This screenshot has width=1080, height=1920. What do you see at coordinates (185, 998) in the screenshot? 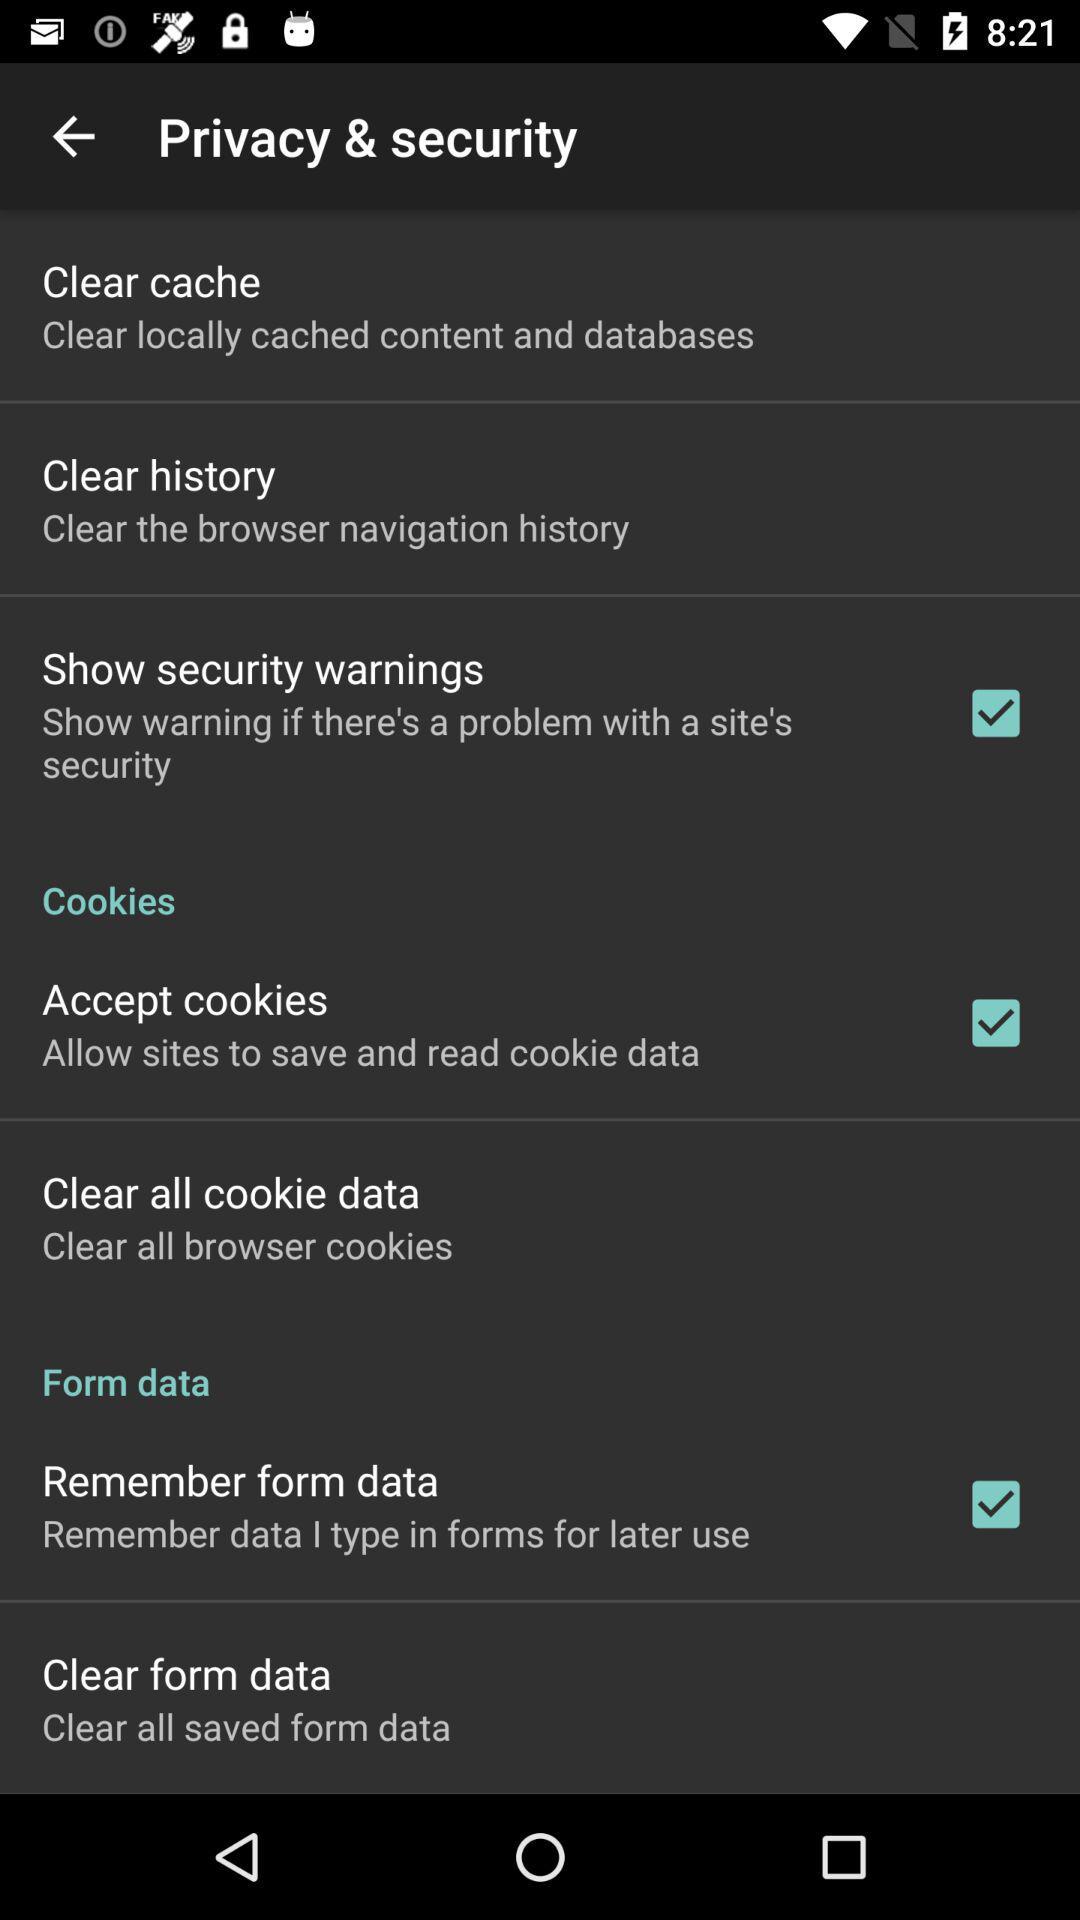
I see `icon above allow sites to item` at bounding box center [185, 998].